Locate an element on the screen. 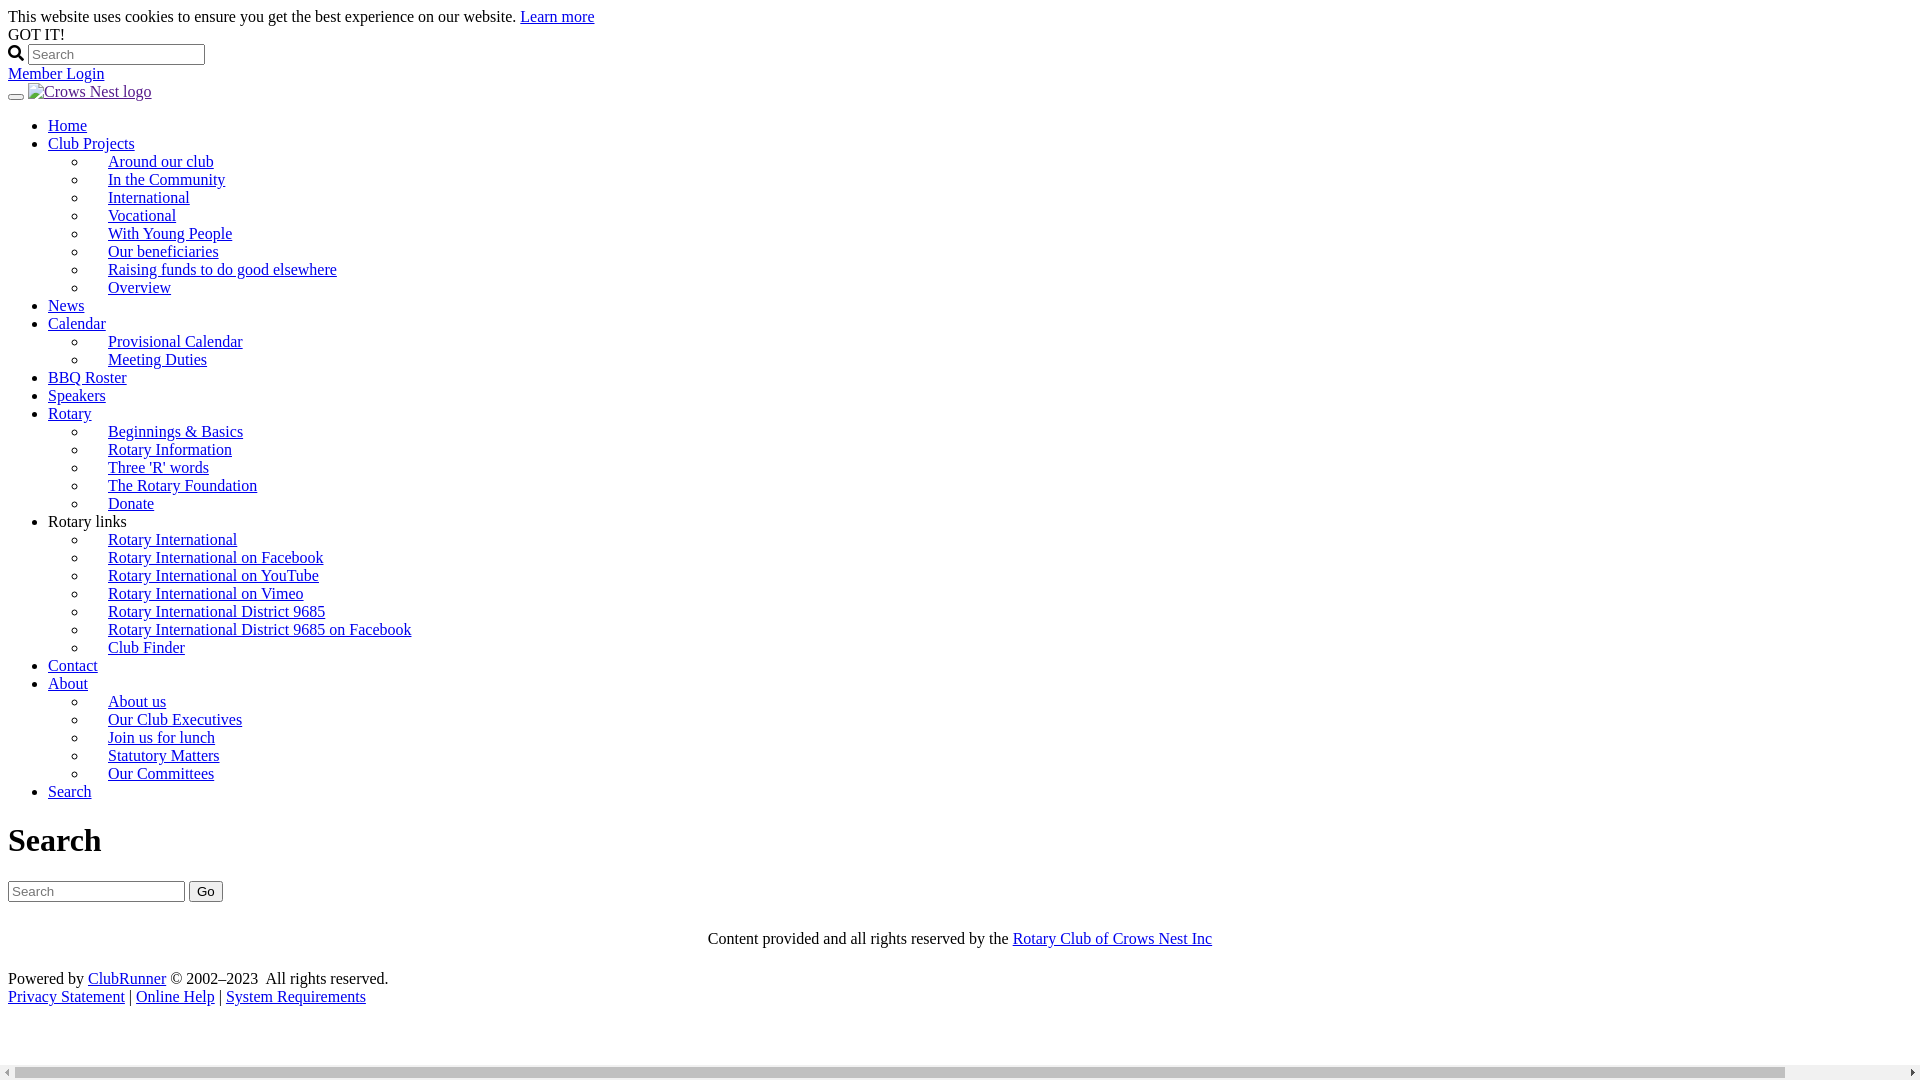  'Meeting Duties' is located at coordinates (156, 358).